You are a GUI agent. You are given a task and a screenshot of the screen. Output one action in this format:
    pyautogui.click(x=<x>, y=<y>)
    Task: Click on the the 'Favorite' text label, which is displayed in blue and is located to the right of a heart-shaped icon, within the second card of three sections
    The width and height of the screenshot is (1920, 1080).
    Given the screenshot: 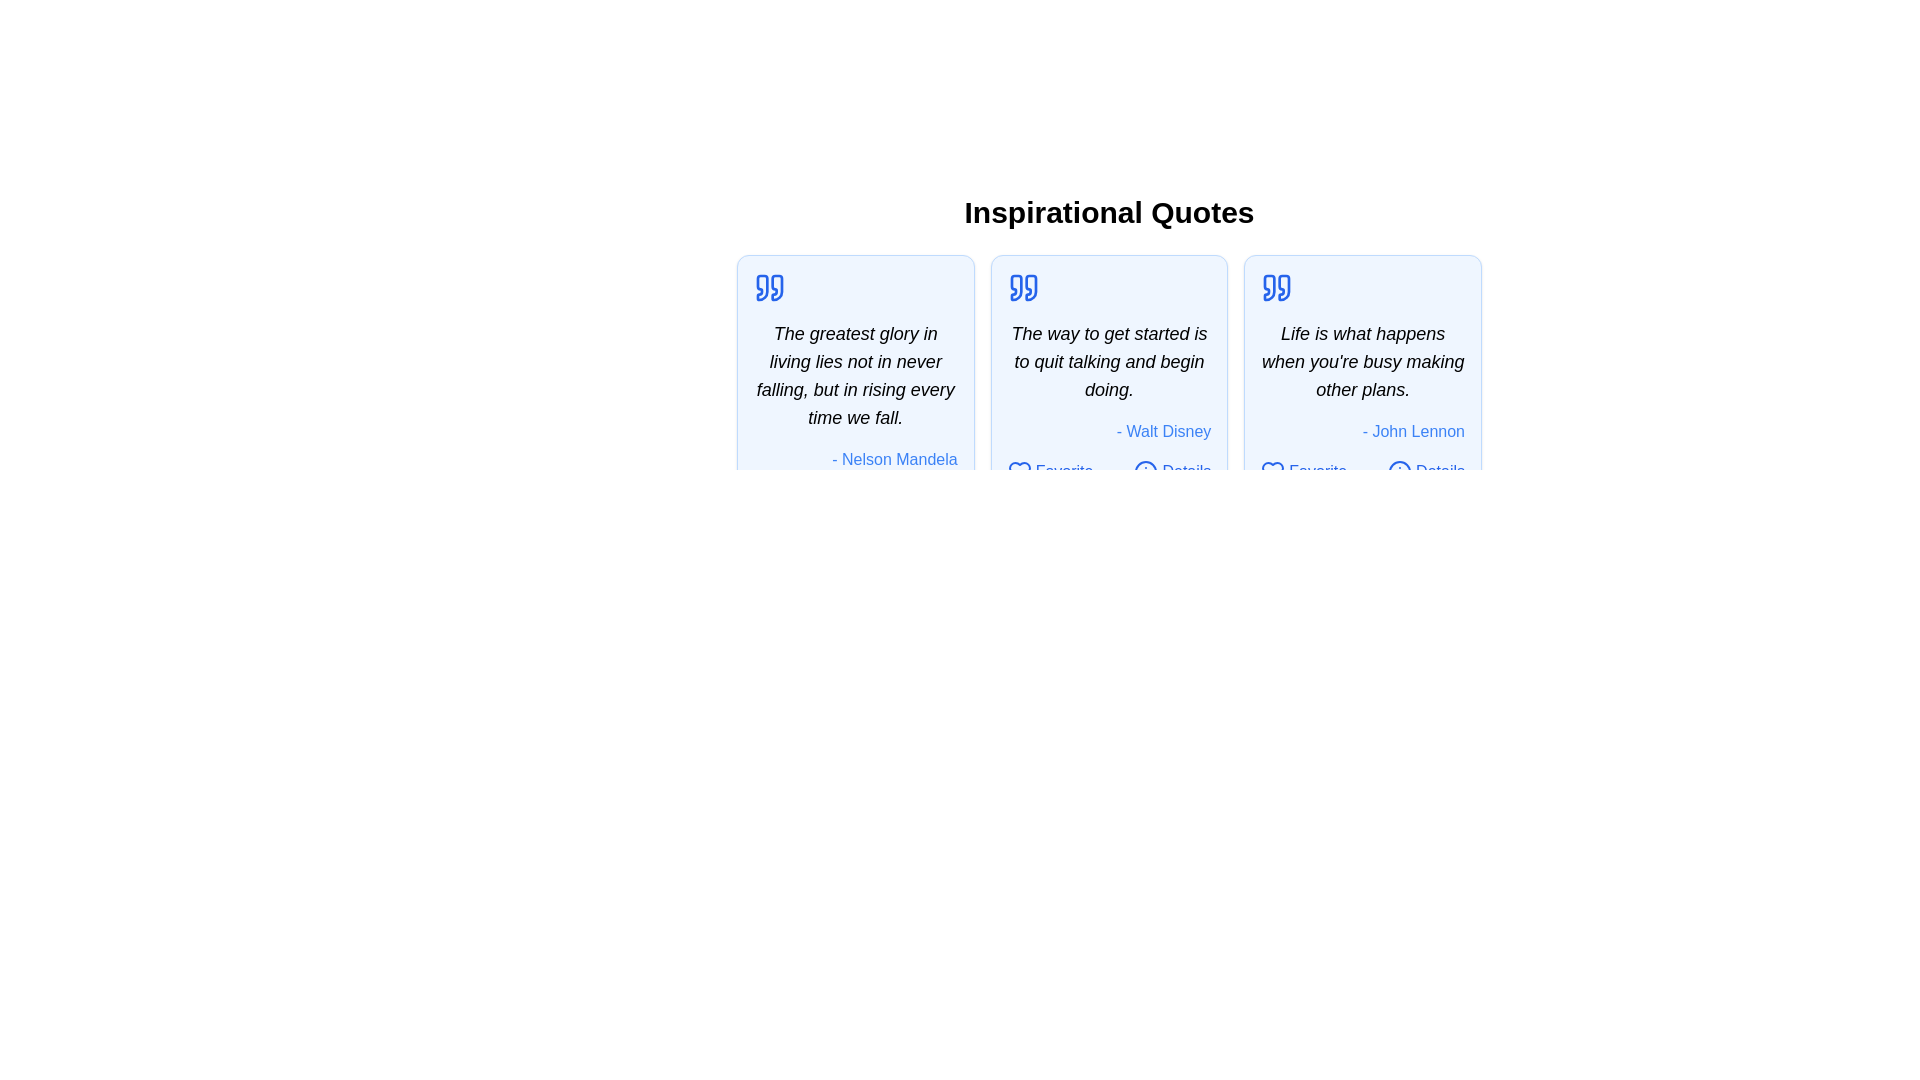 What is the action you would take?
    pyautogui.click(x=1063, y=471)
    